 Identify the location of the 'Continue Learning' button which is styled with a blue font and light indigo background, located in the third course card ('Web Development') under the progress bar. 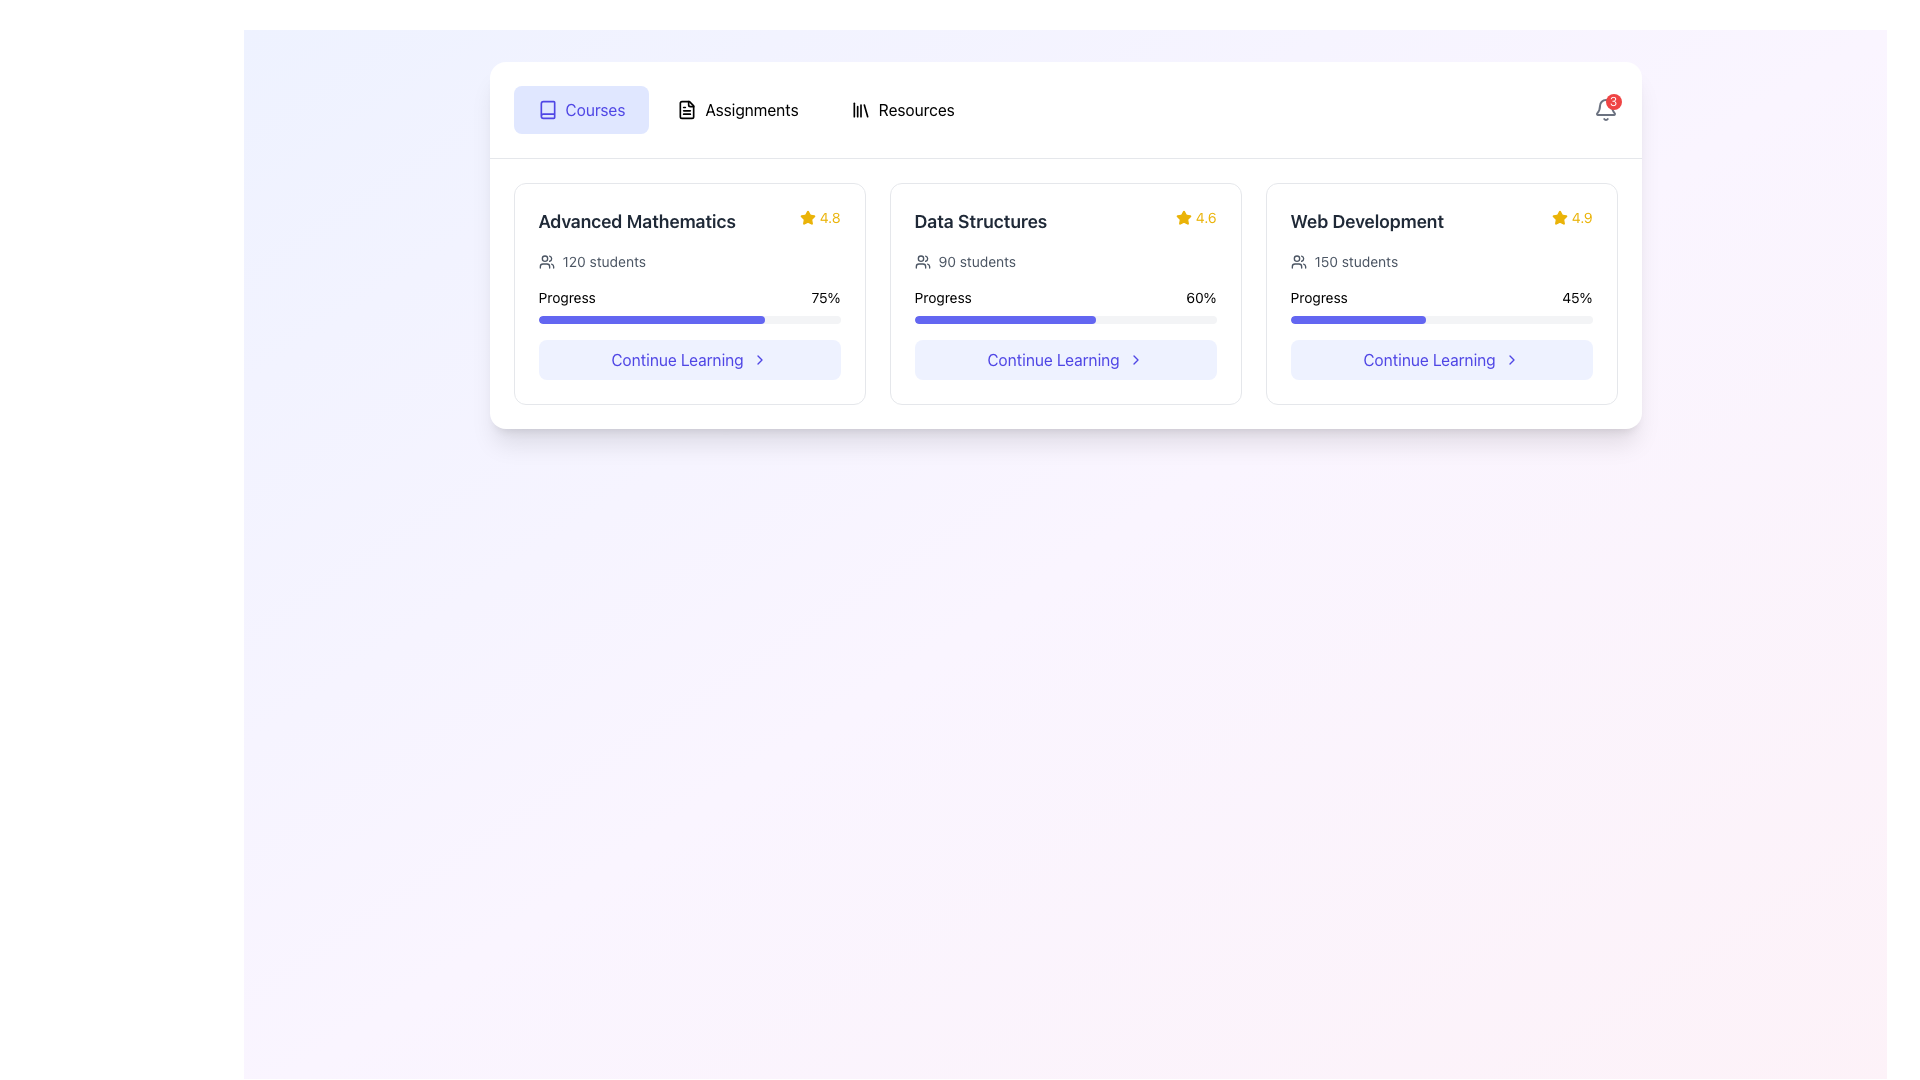
(1428, 358).